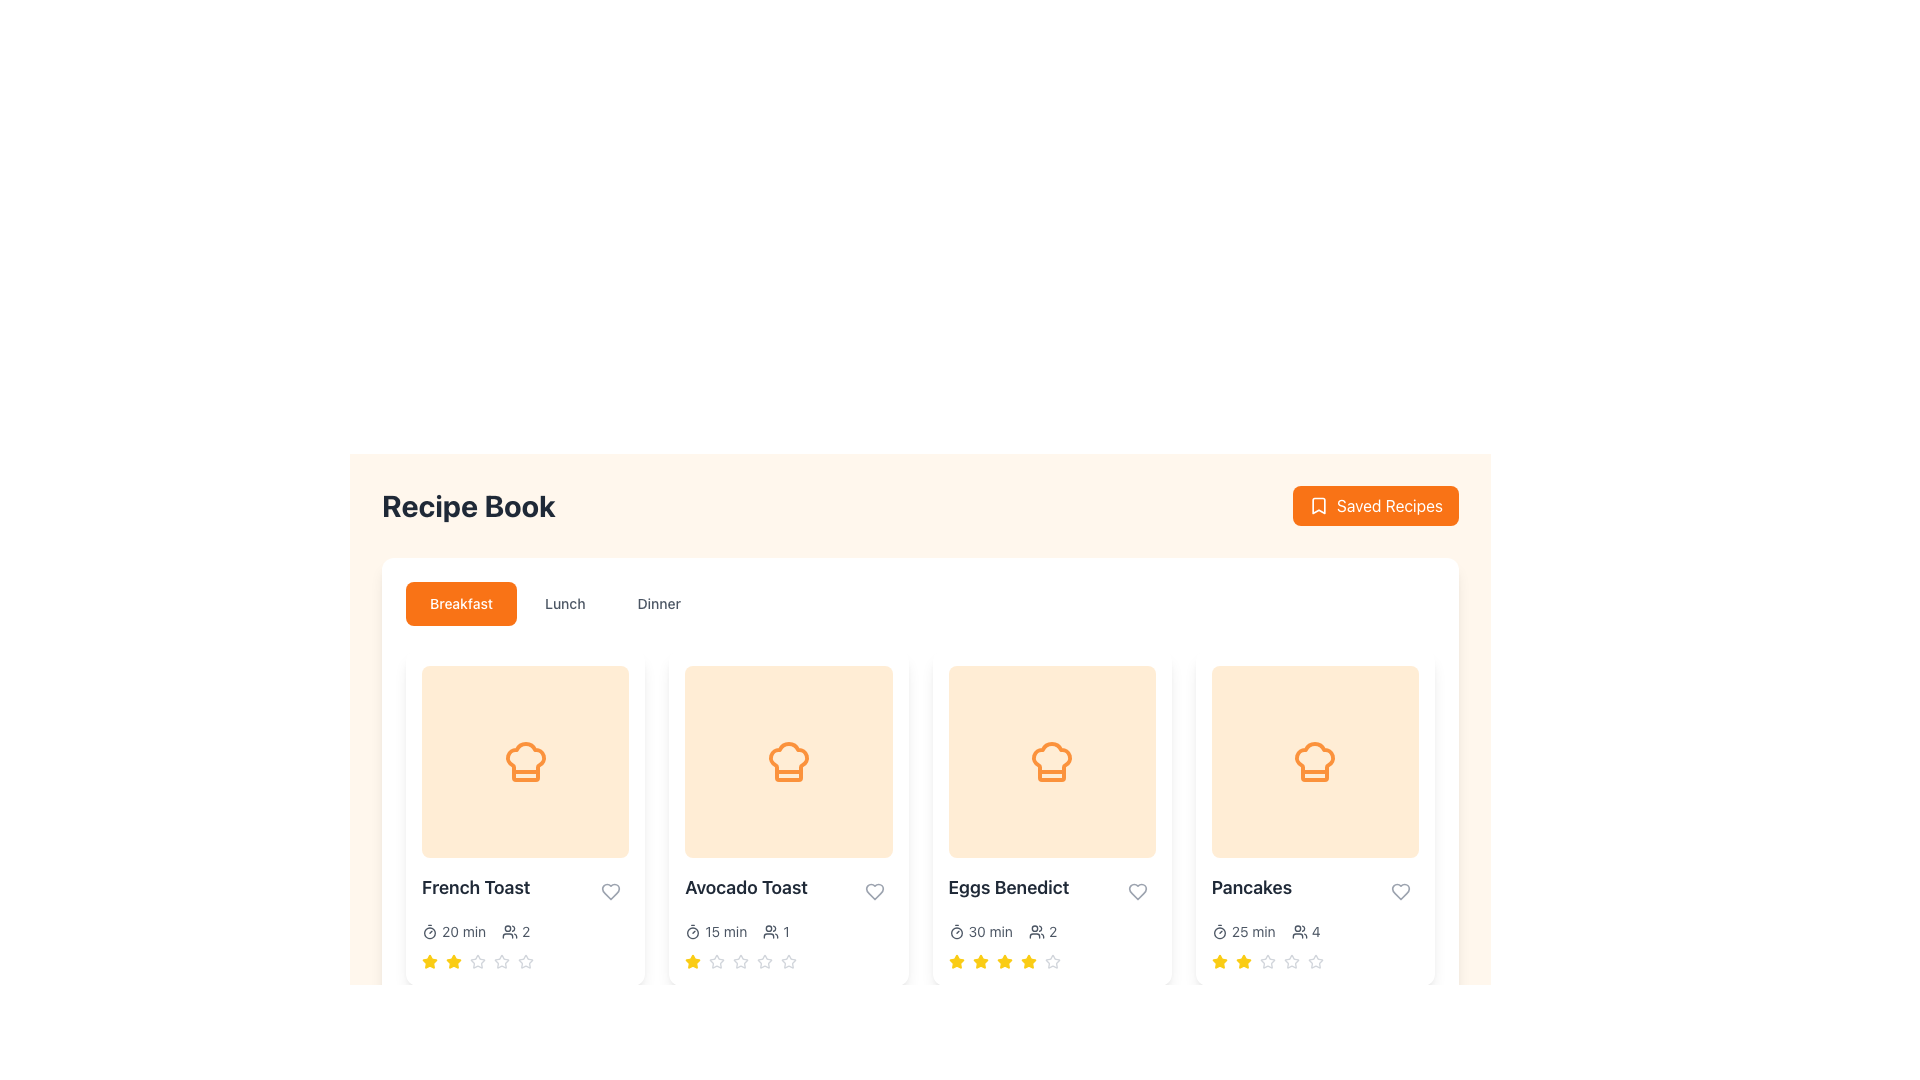  What do you see at coordinates (1266, 960) in the screenshot?
I see `the muted gray star icon, which is the fourth star in the star rating widget for the 'Pancakes' item card` at bounding box center [1266, 960].